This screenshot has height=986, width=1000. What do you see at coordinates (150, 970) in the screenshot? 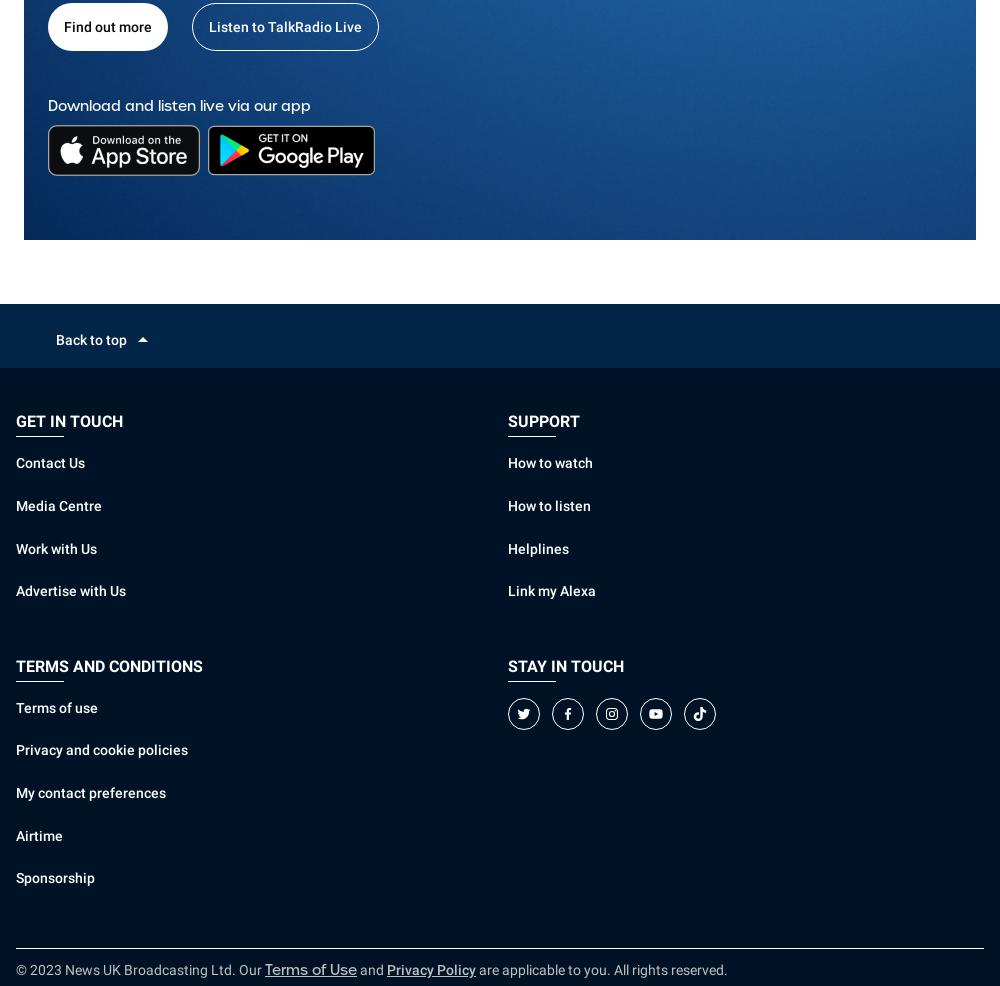
I see `'News UK Broadcasting Ltd.'` at bounding box center [150, 970].